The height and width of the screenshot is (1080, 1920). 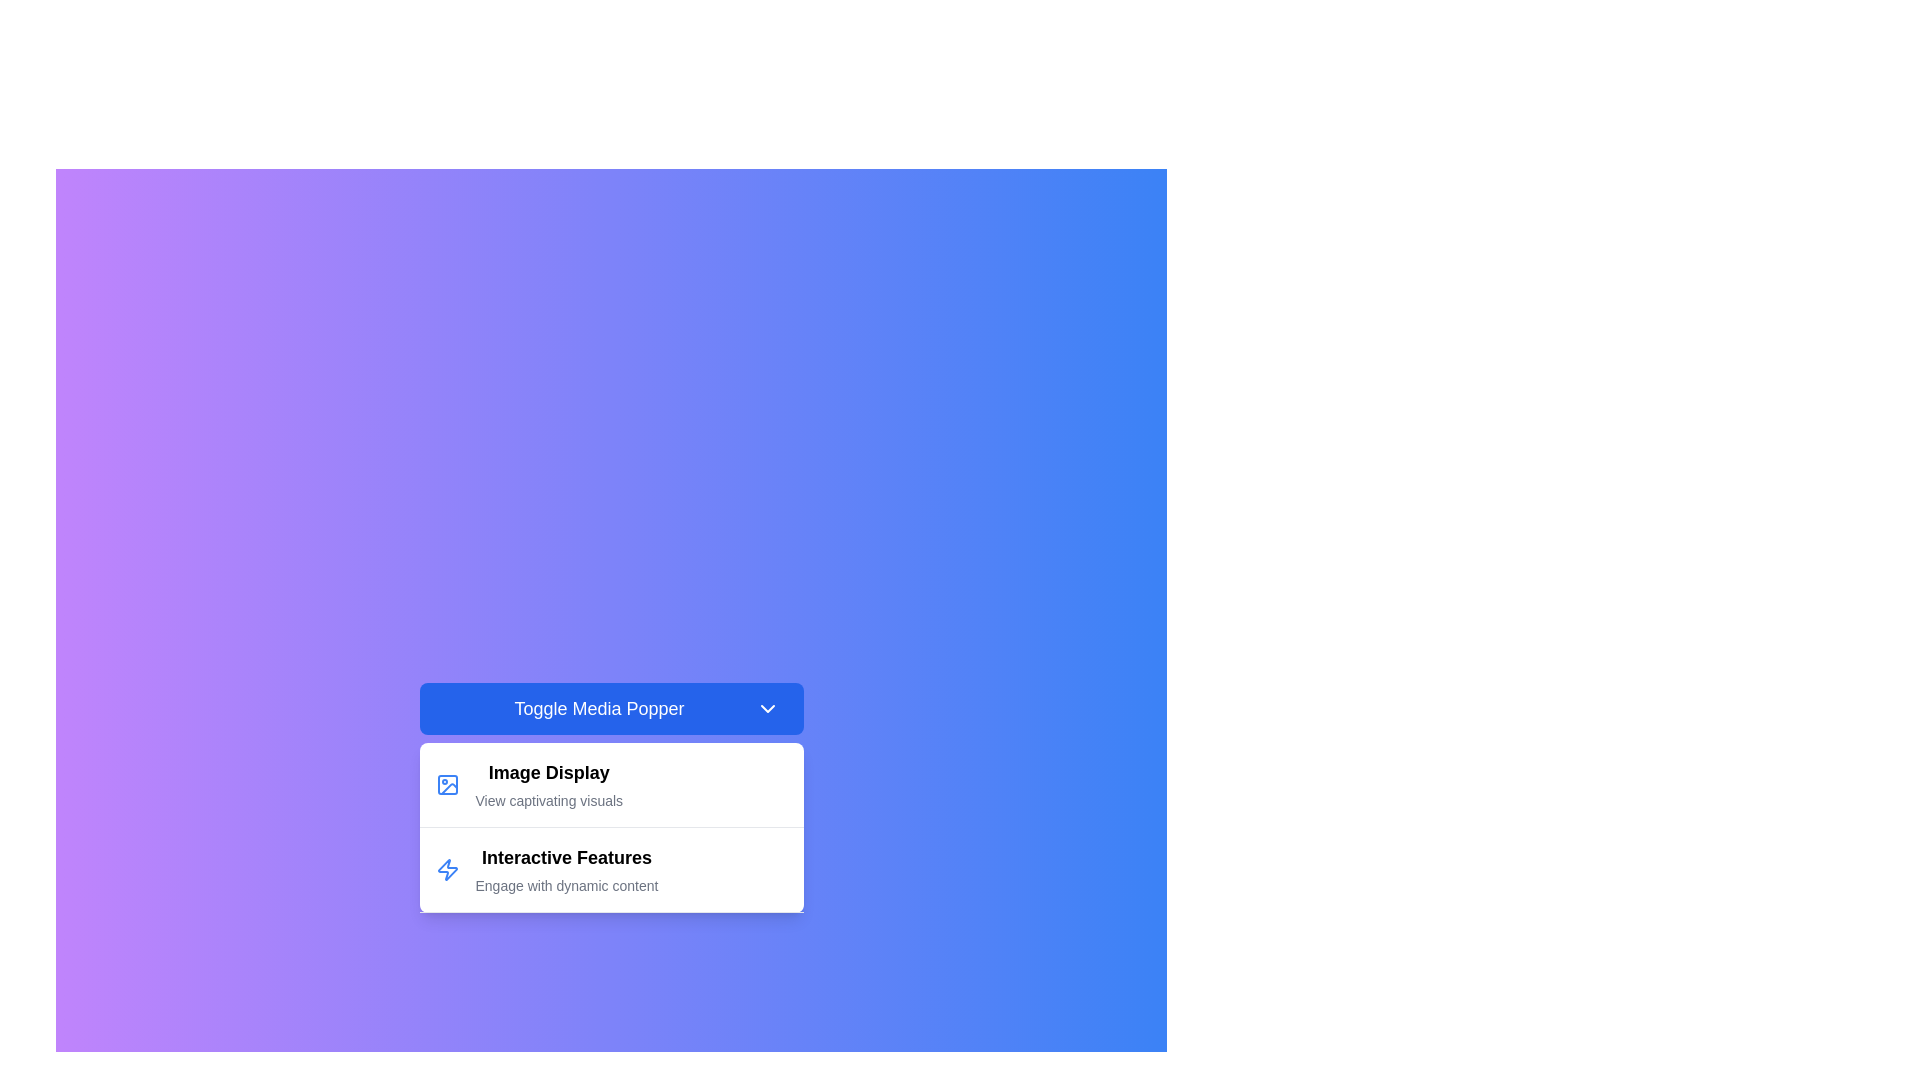 I want to click on the 'Interactive Features' menu item in the dropdown menu, so click(x=610, y=869).